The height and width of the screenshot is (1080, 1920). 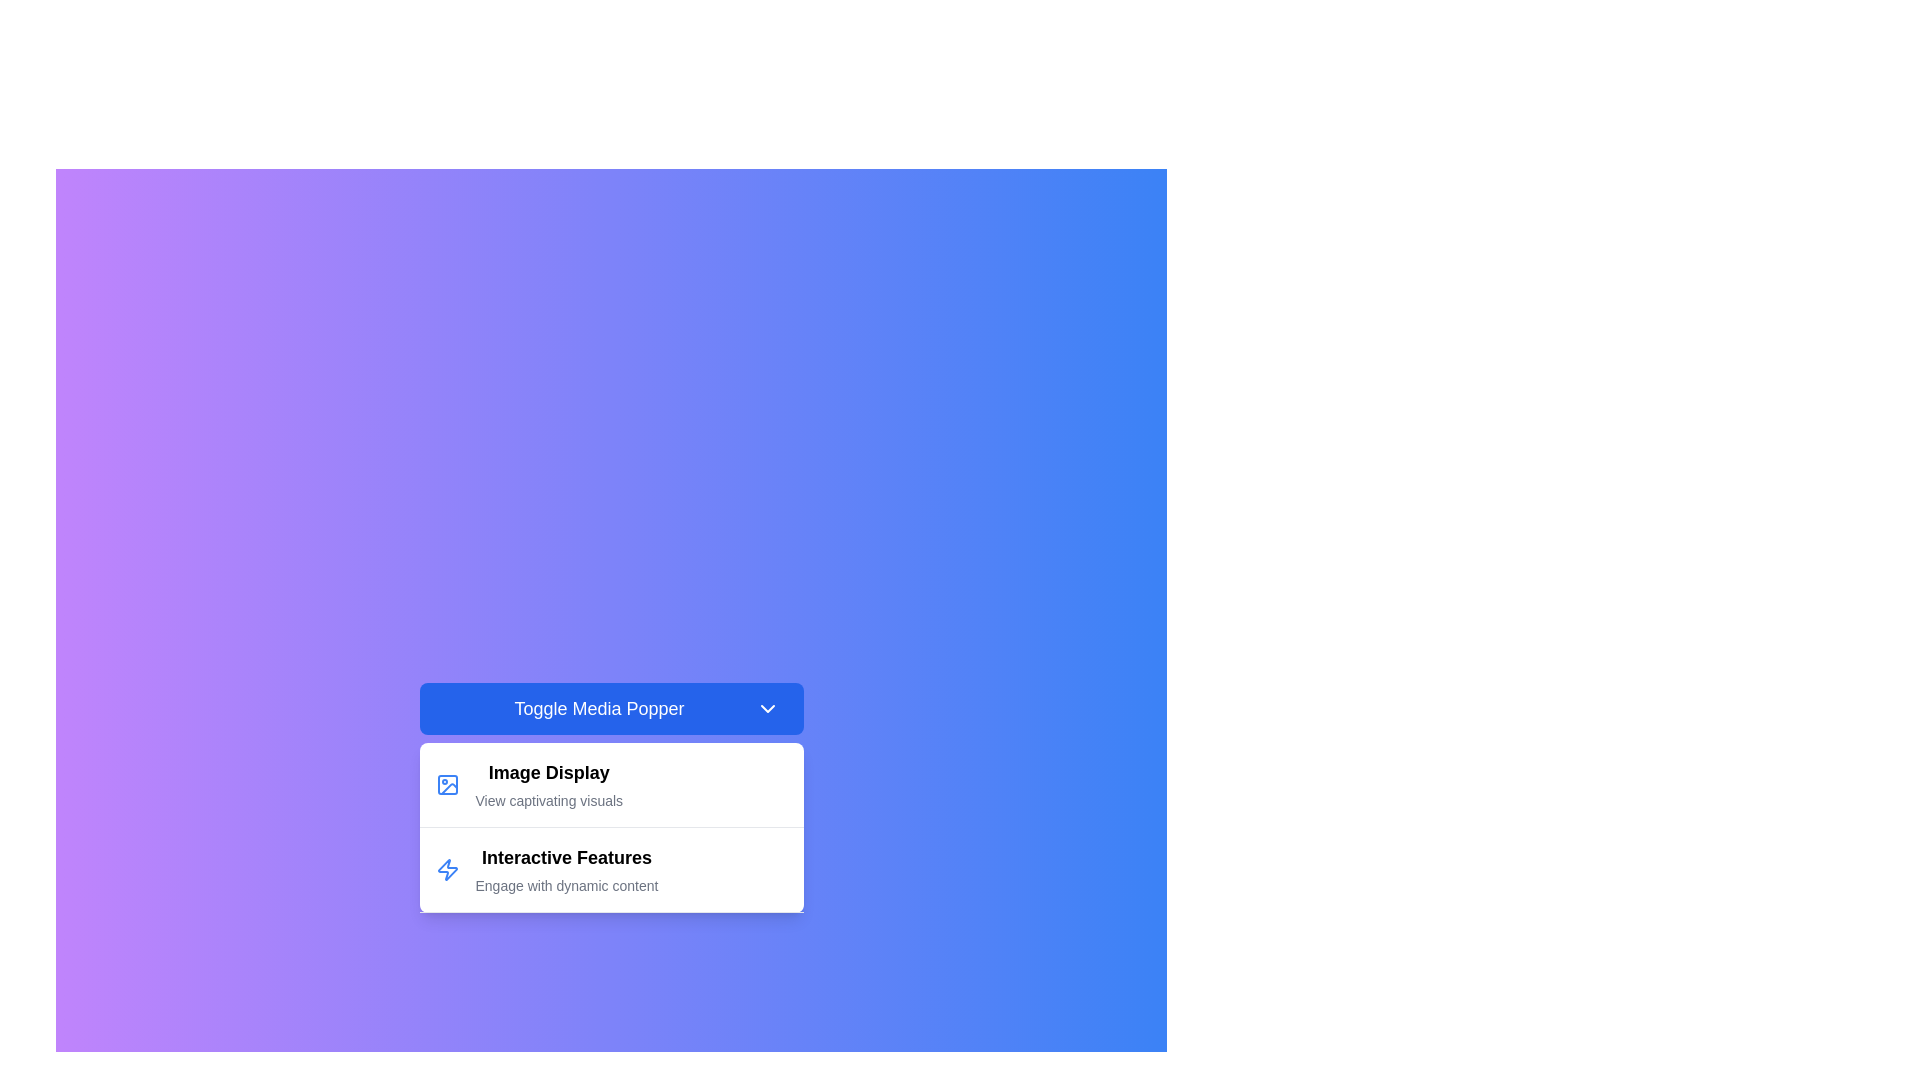 I want to click on the 'Interactive Features' menu item in the dropdown menu, so click(x=610, y=869).